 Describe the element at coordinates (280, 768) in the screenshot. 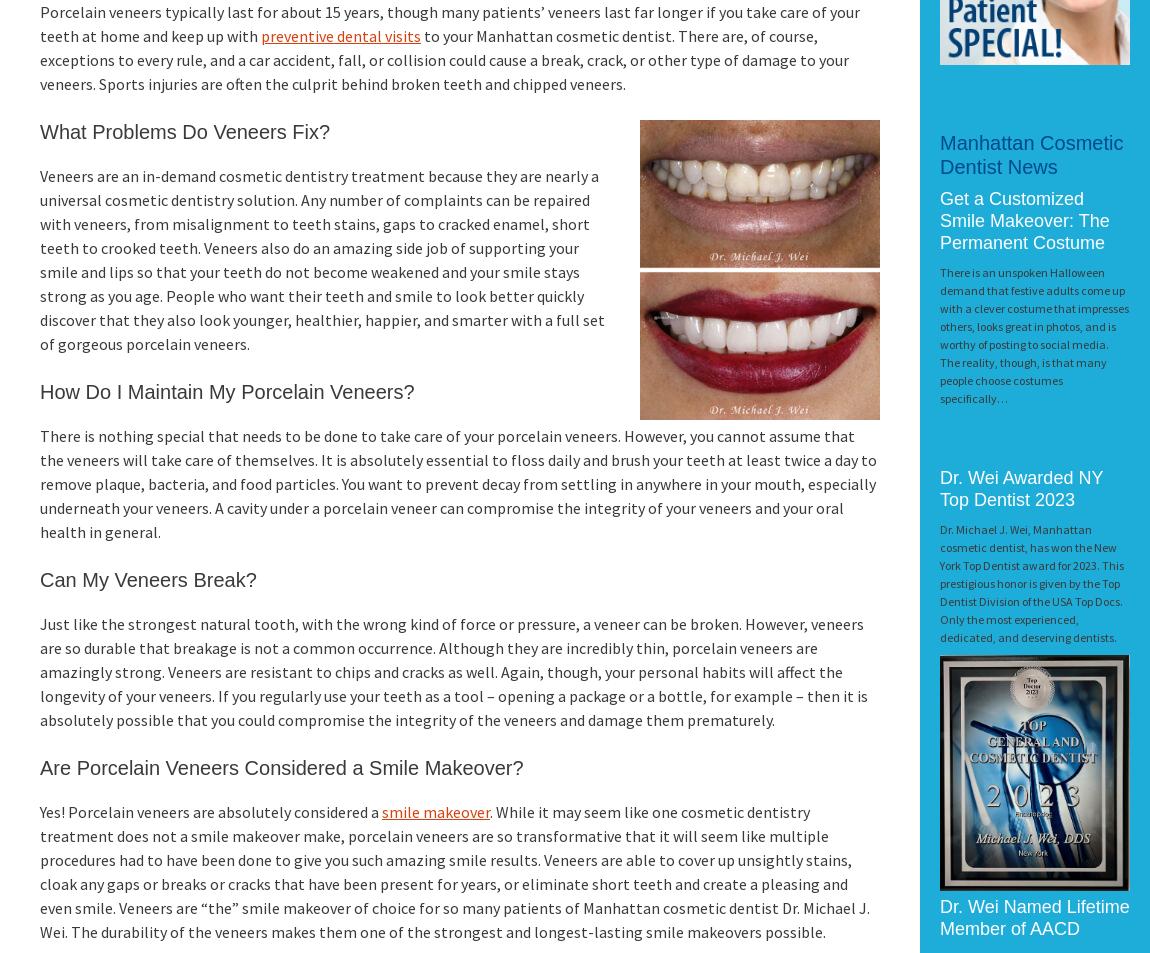

I see `'Are Porcelain Veneers Considered a Smile Makeover?'` at that location.